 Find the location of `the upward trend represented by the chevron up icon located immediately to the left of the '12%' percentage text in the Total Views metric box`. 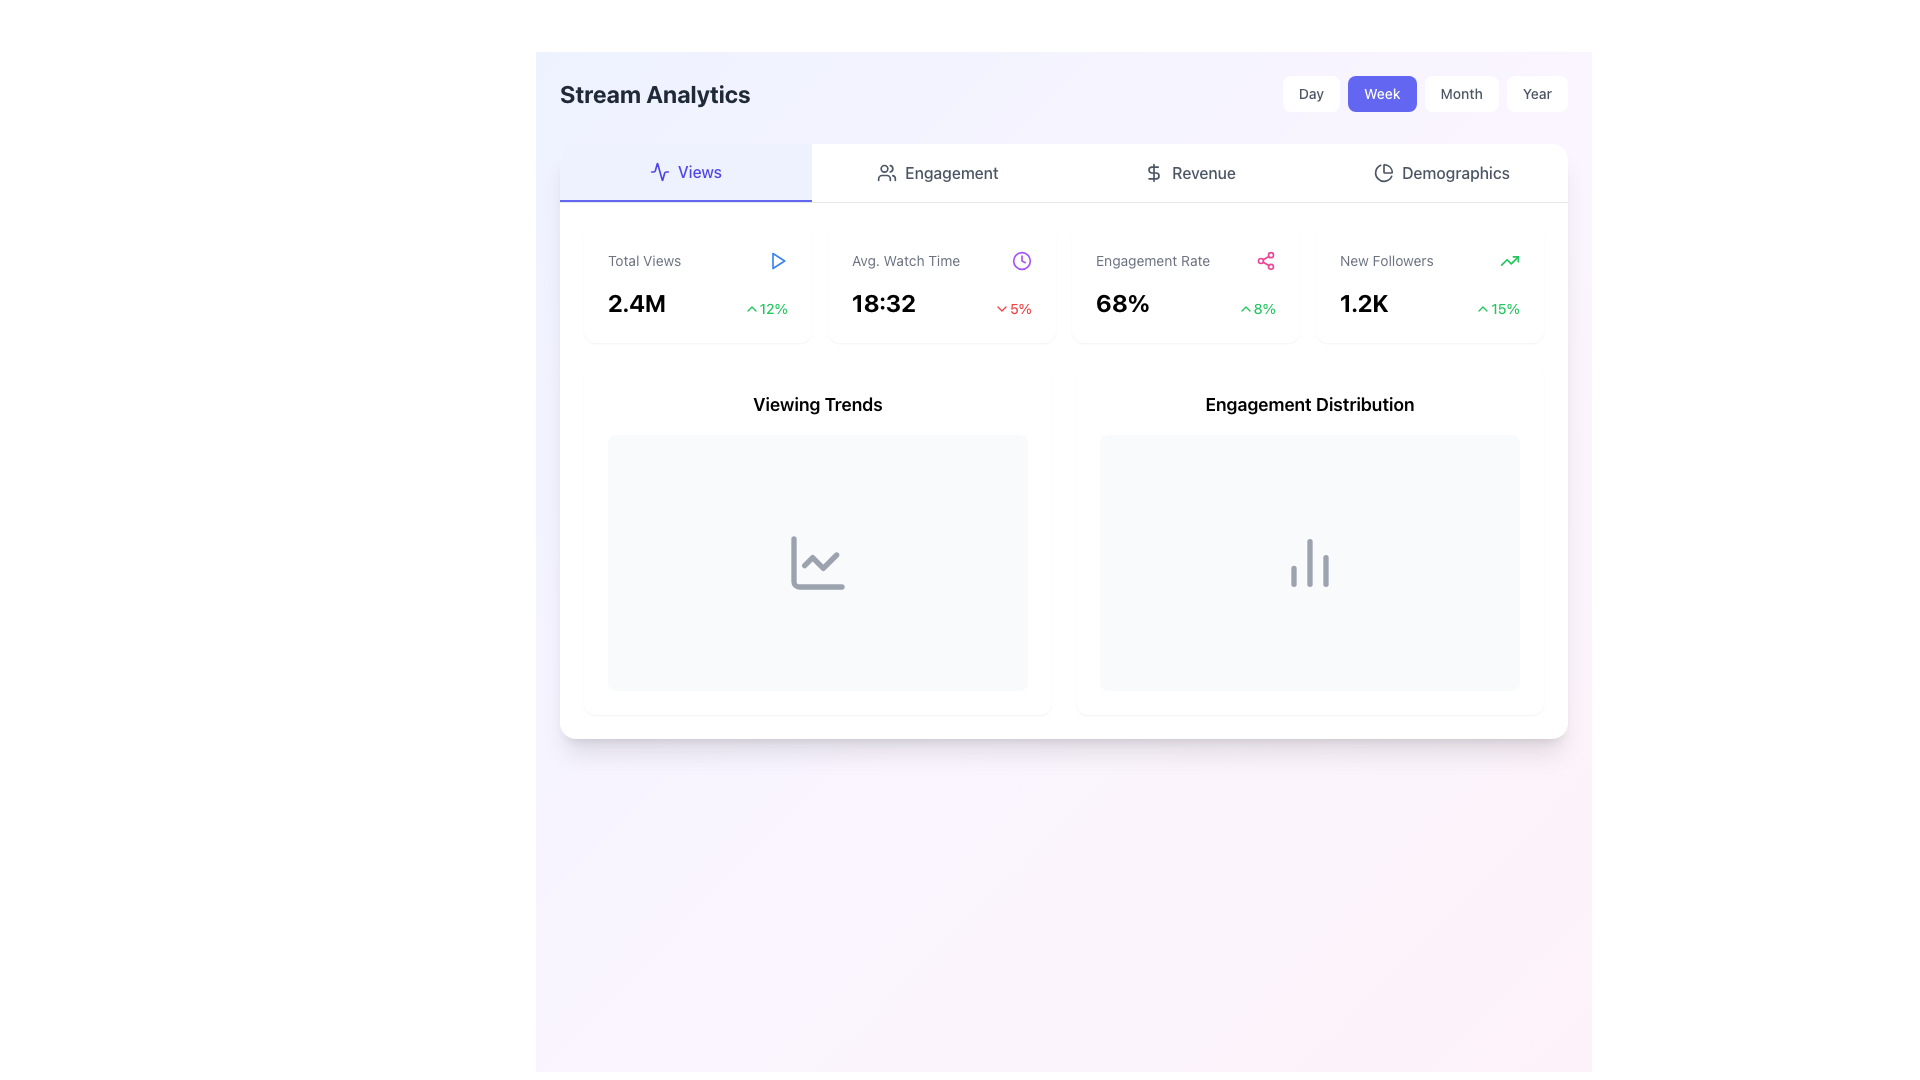

the upward trend represented by the chevron up icon located immediately to the left of the '12%' percentage text in the Total Views metric box is located at coordinates (750, 308).